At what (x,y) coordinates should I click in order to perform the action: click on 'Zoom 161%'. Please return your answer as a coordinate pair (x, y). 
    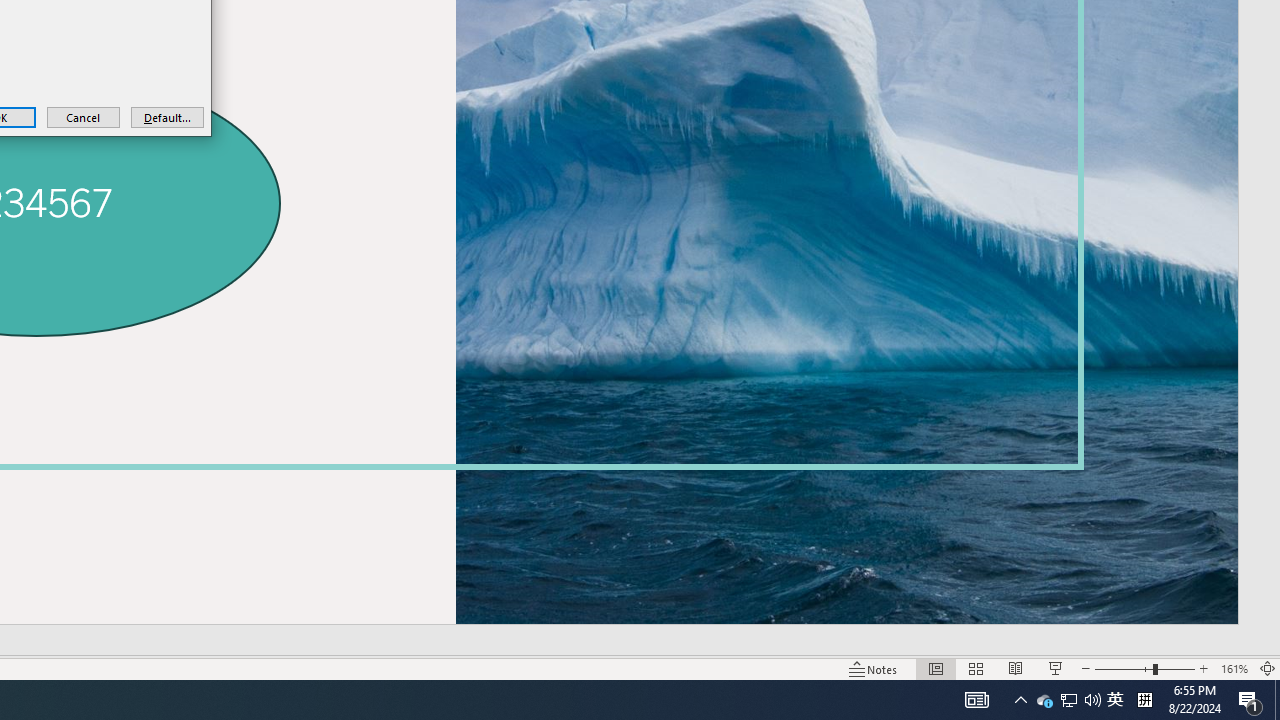
    Looking at the image, I should click on (1233, 669).